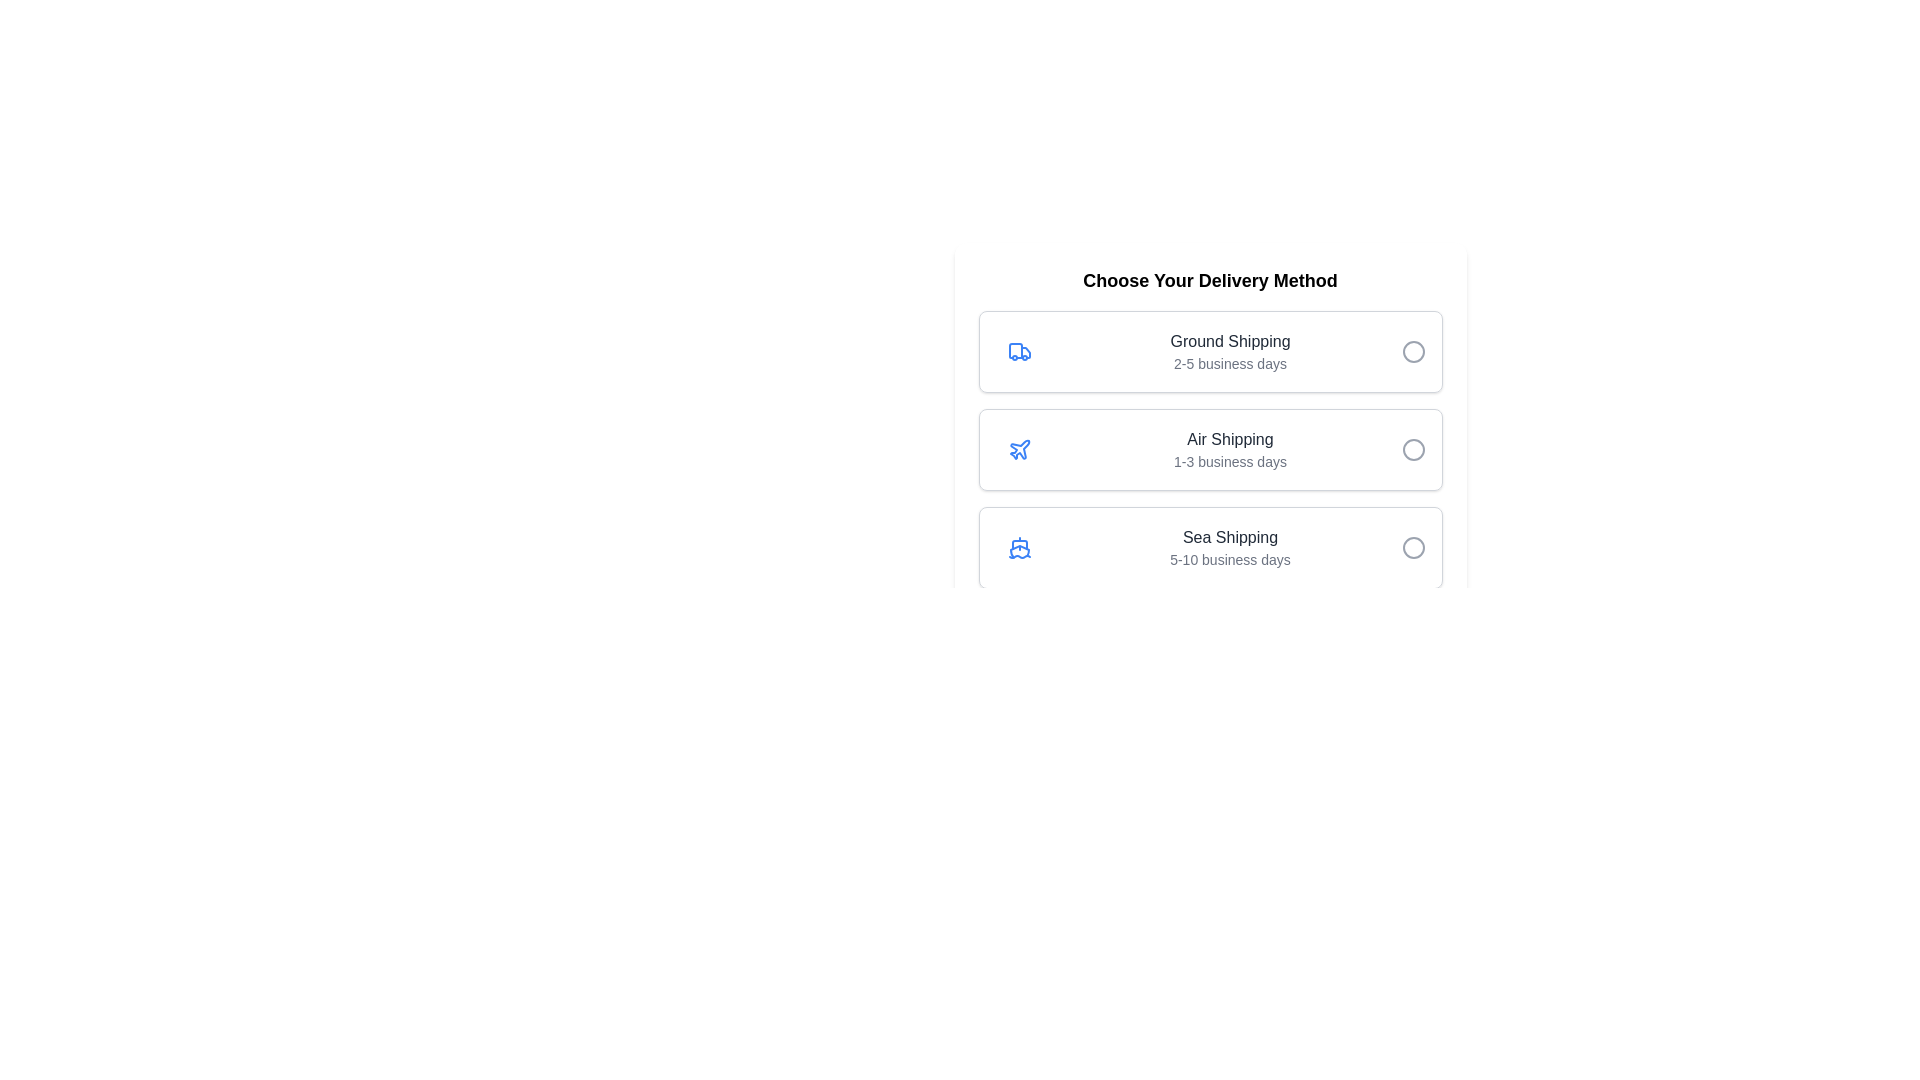 Image resolution: width=1920 pixels, height=1080 pixels. What do you see at coordinates (1412, 547) in the screenshot?
I see `the radio button` at bounding box center [1412, 547].